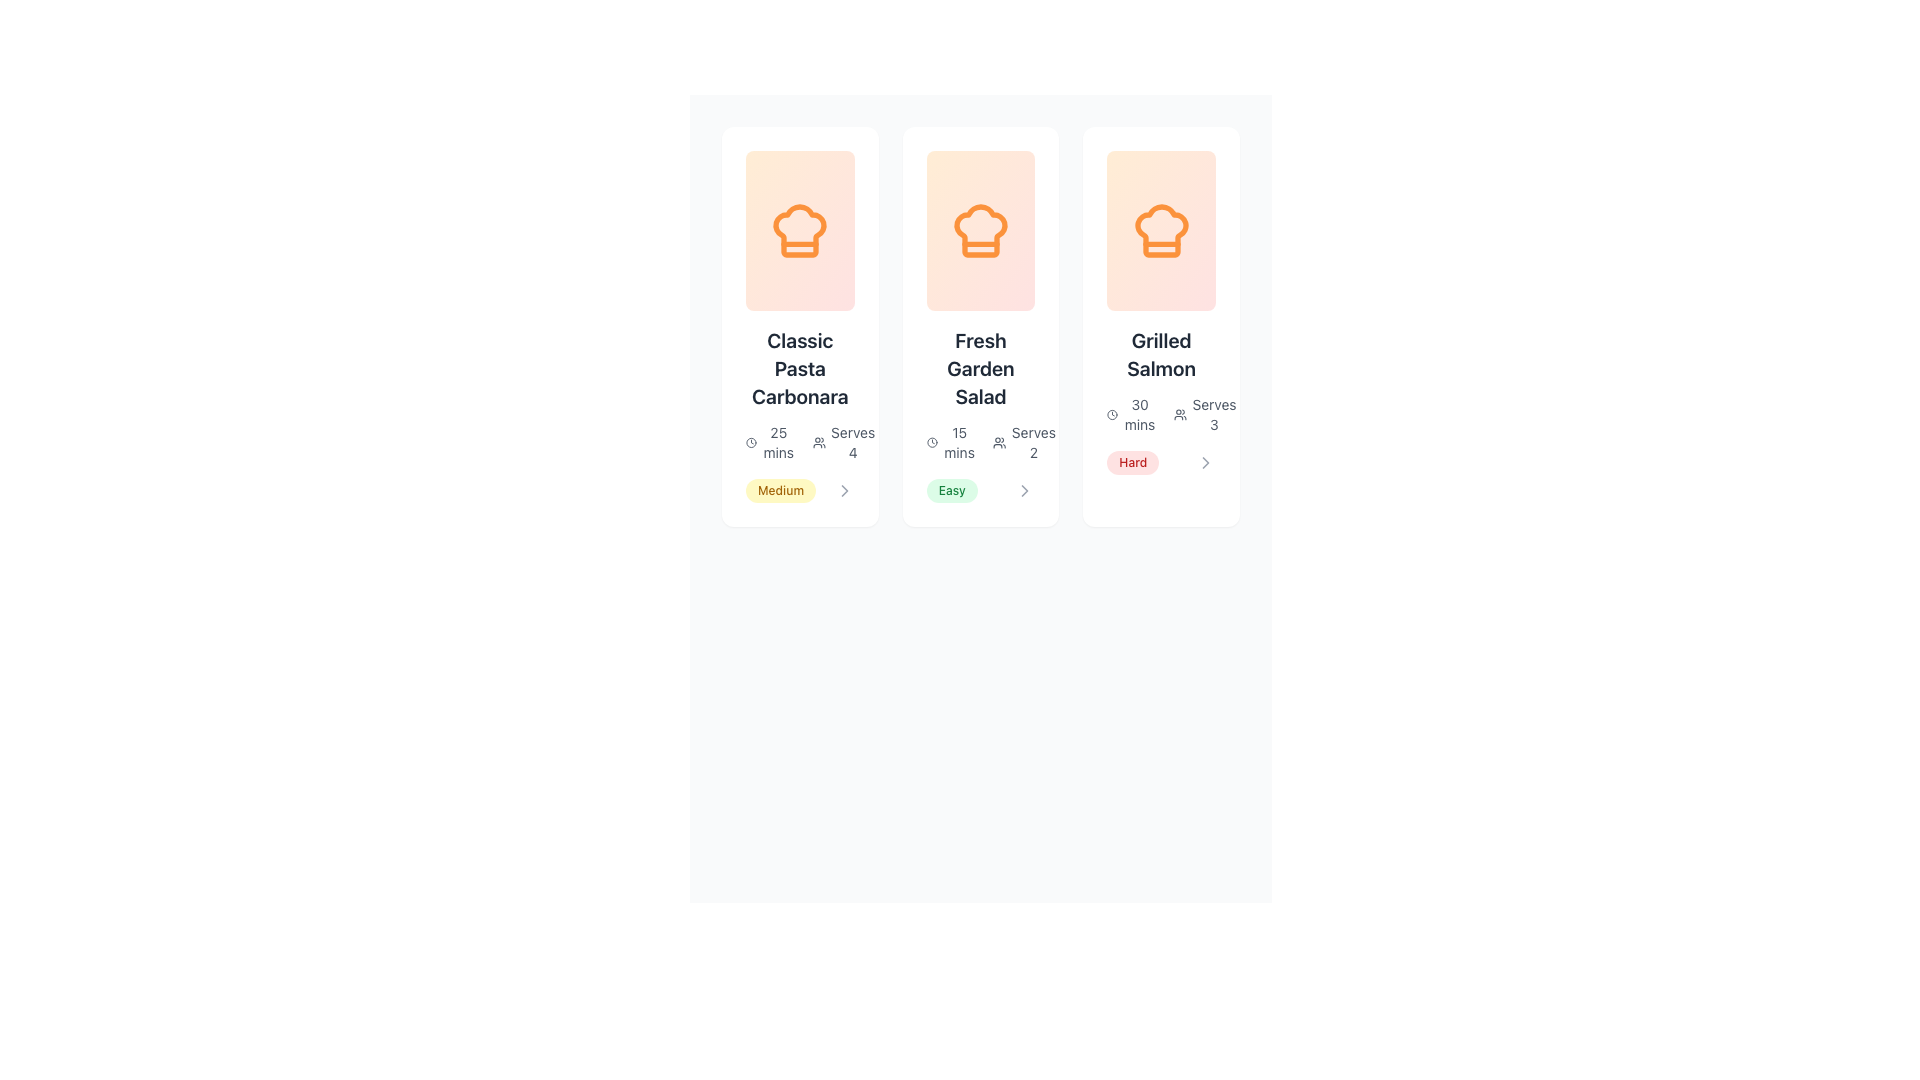 The height and width of the screenshot is (1080, 1920). I want to click on the text label displaying '25 mins' under the clock icon in the 'Classic Pasta Carbonara' recipe card, so click(777, 442).